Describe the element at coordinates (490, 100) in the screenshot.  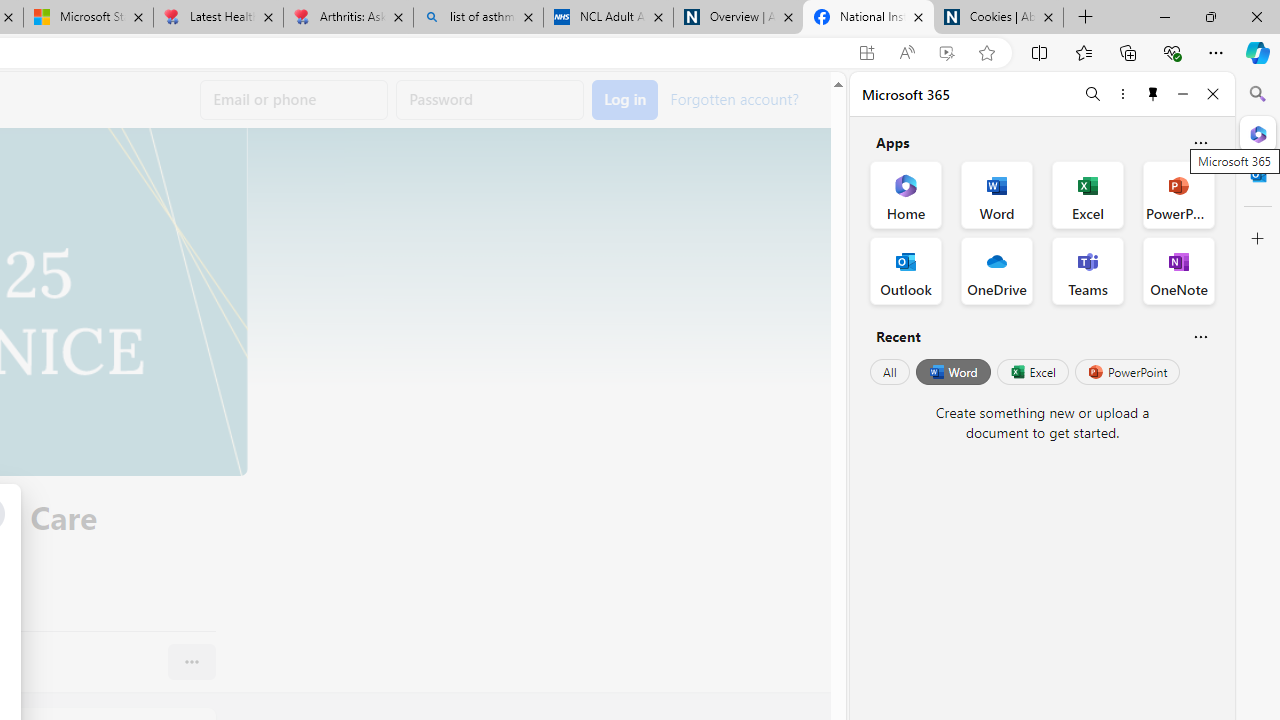
I see `'Password'` at that location.